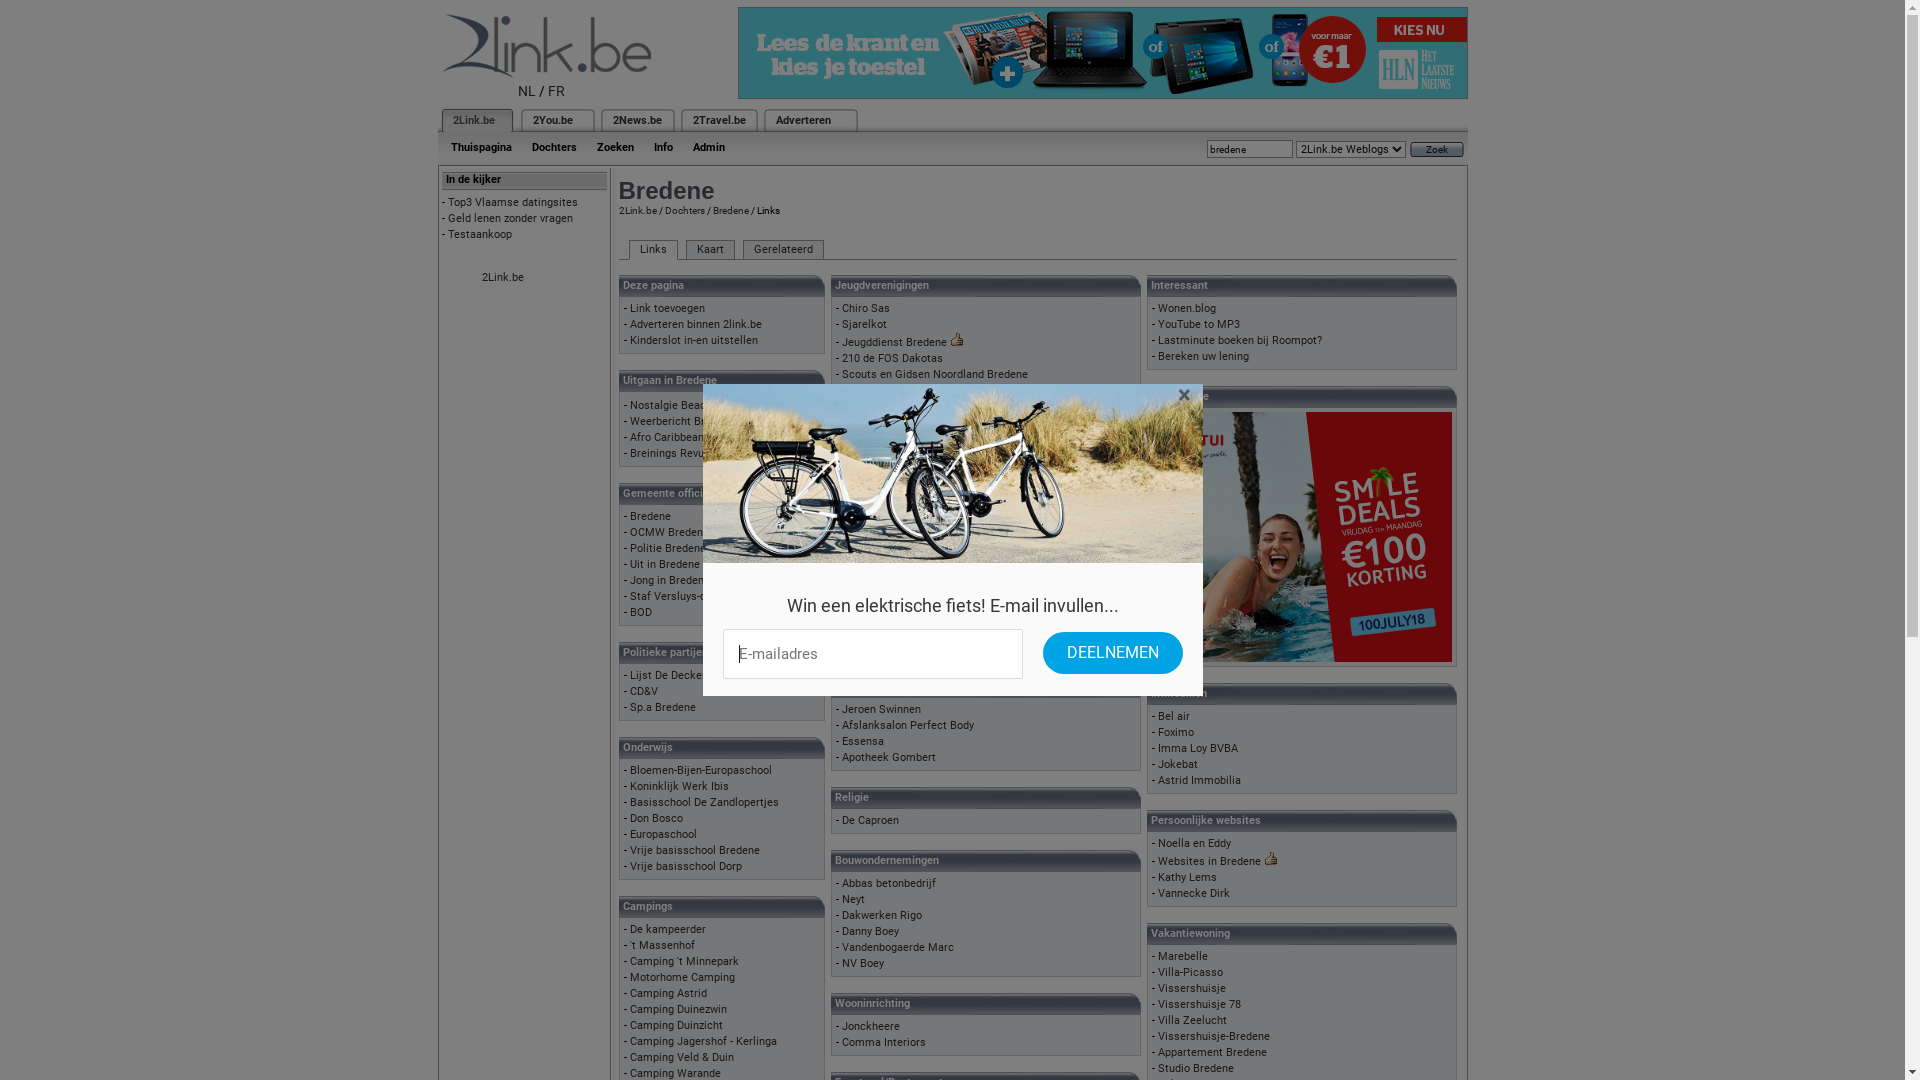 The height and width of the screenshot is (1080, 1920). Describe the element at coordinates (670, 580) in the screenshot. I see `'Jong in Bredene'` at that location.